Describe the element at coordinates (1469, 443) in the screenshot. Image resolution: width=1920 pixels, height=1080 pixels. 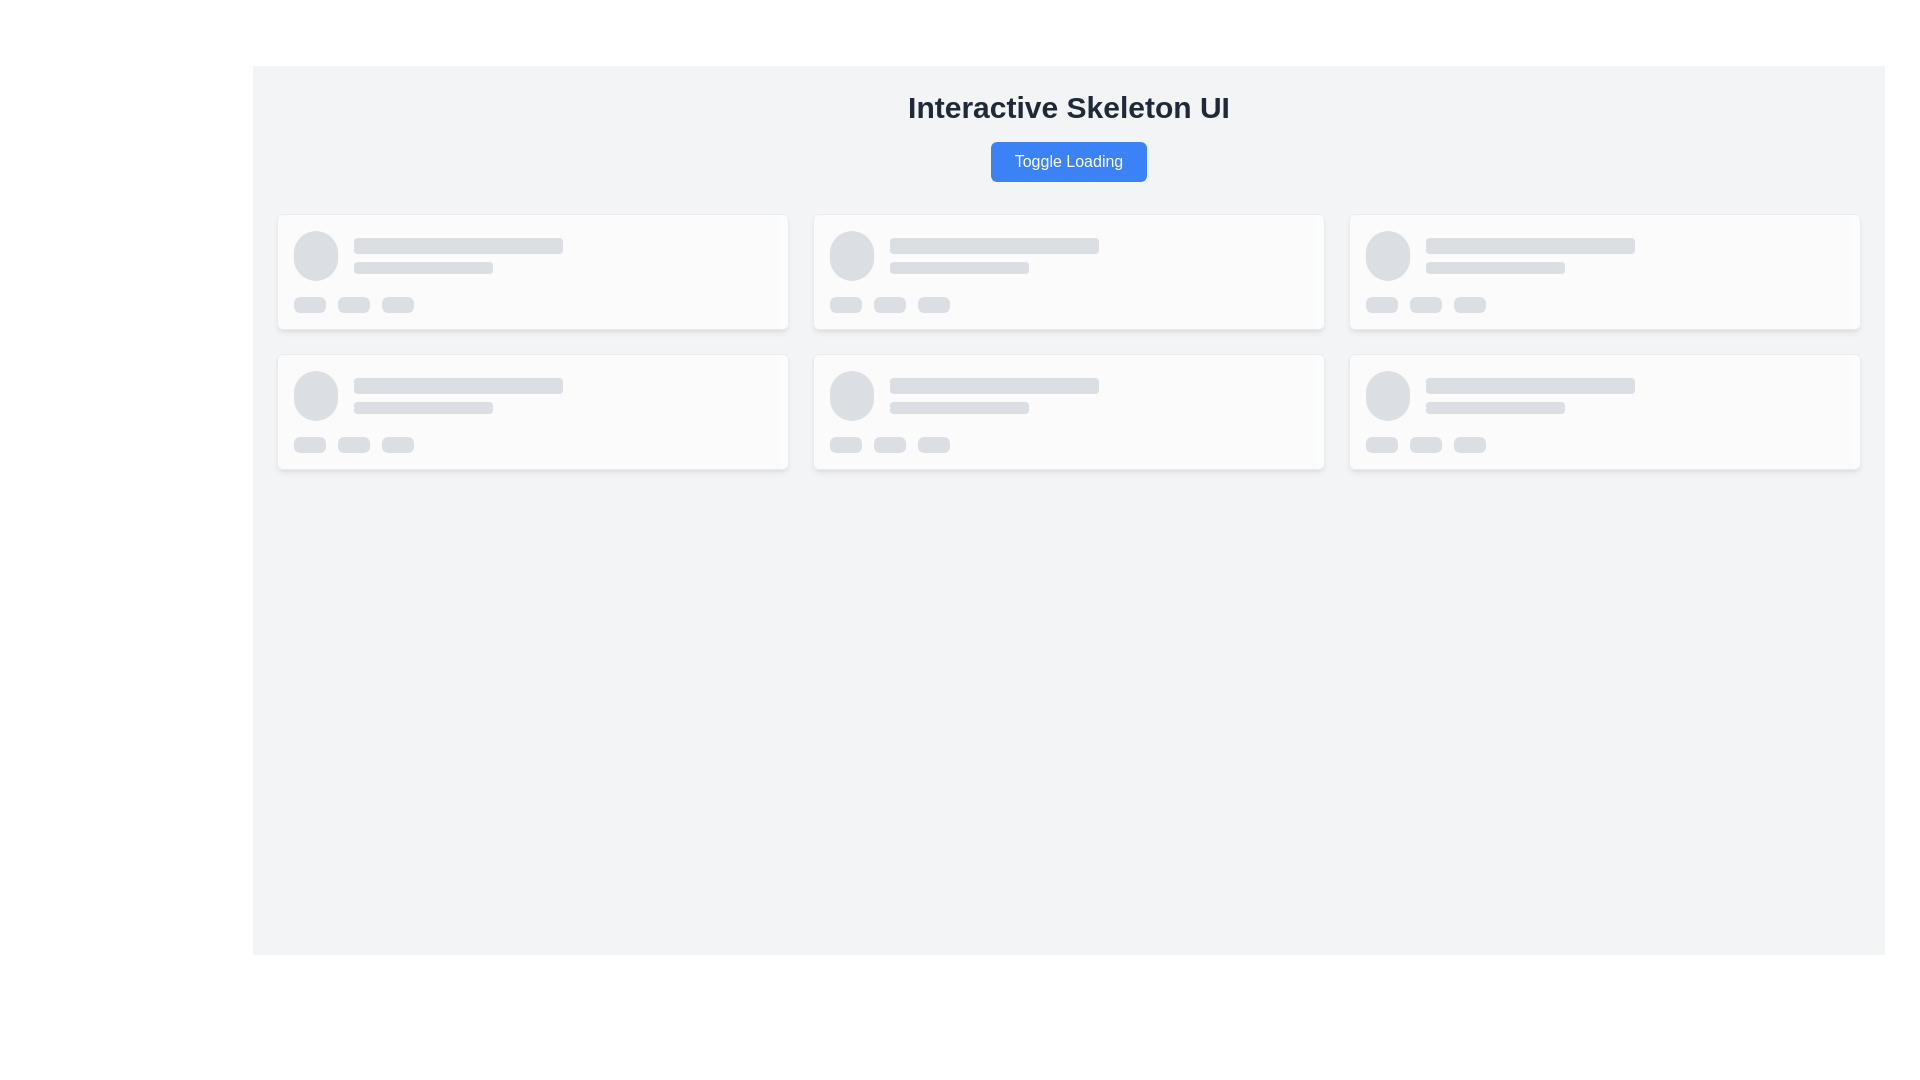
I see `the rightmost button in a horizontal row of three identical buttons with a gray background located near the bottom of the card` at that location.